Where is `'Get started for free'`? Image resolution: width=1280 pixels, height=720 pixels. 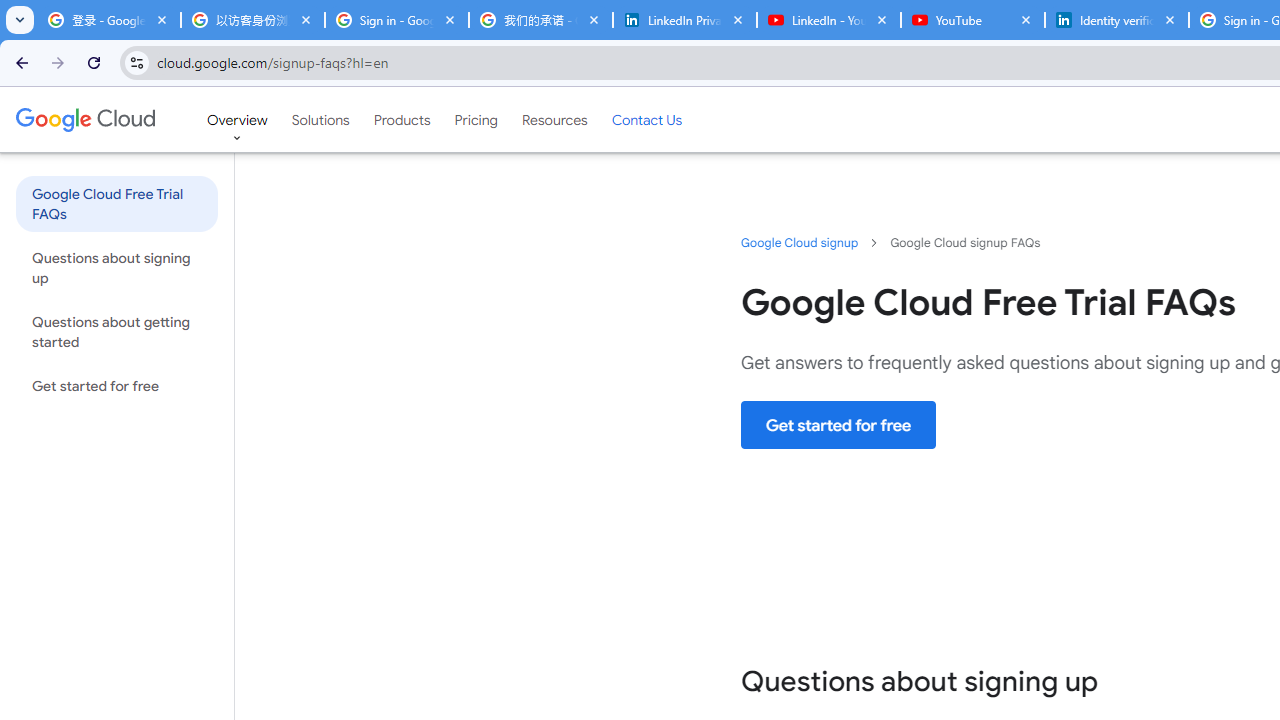 'Get started for free' is located at coordinates (839, 424).